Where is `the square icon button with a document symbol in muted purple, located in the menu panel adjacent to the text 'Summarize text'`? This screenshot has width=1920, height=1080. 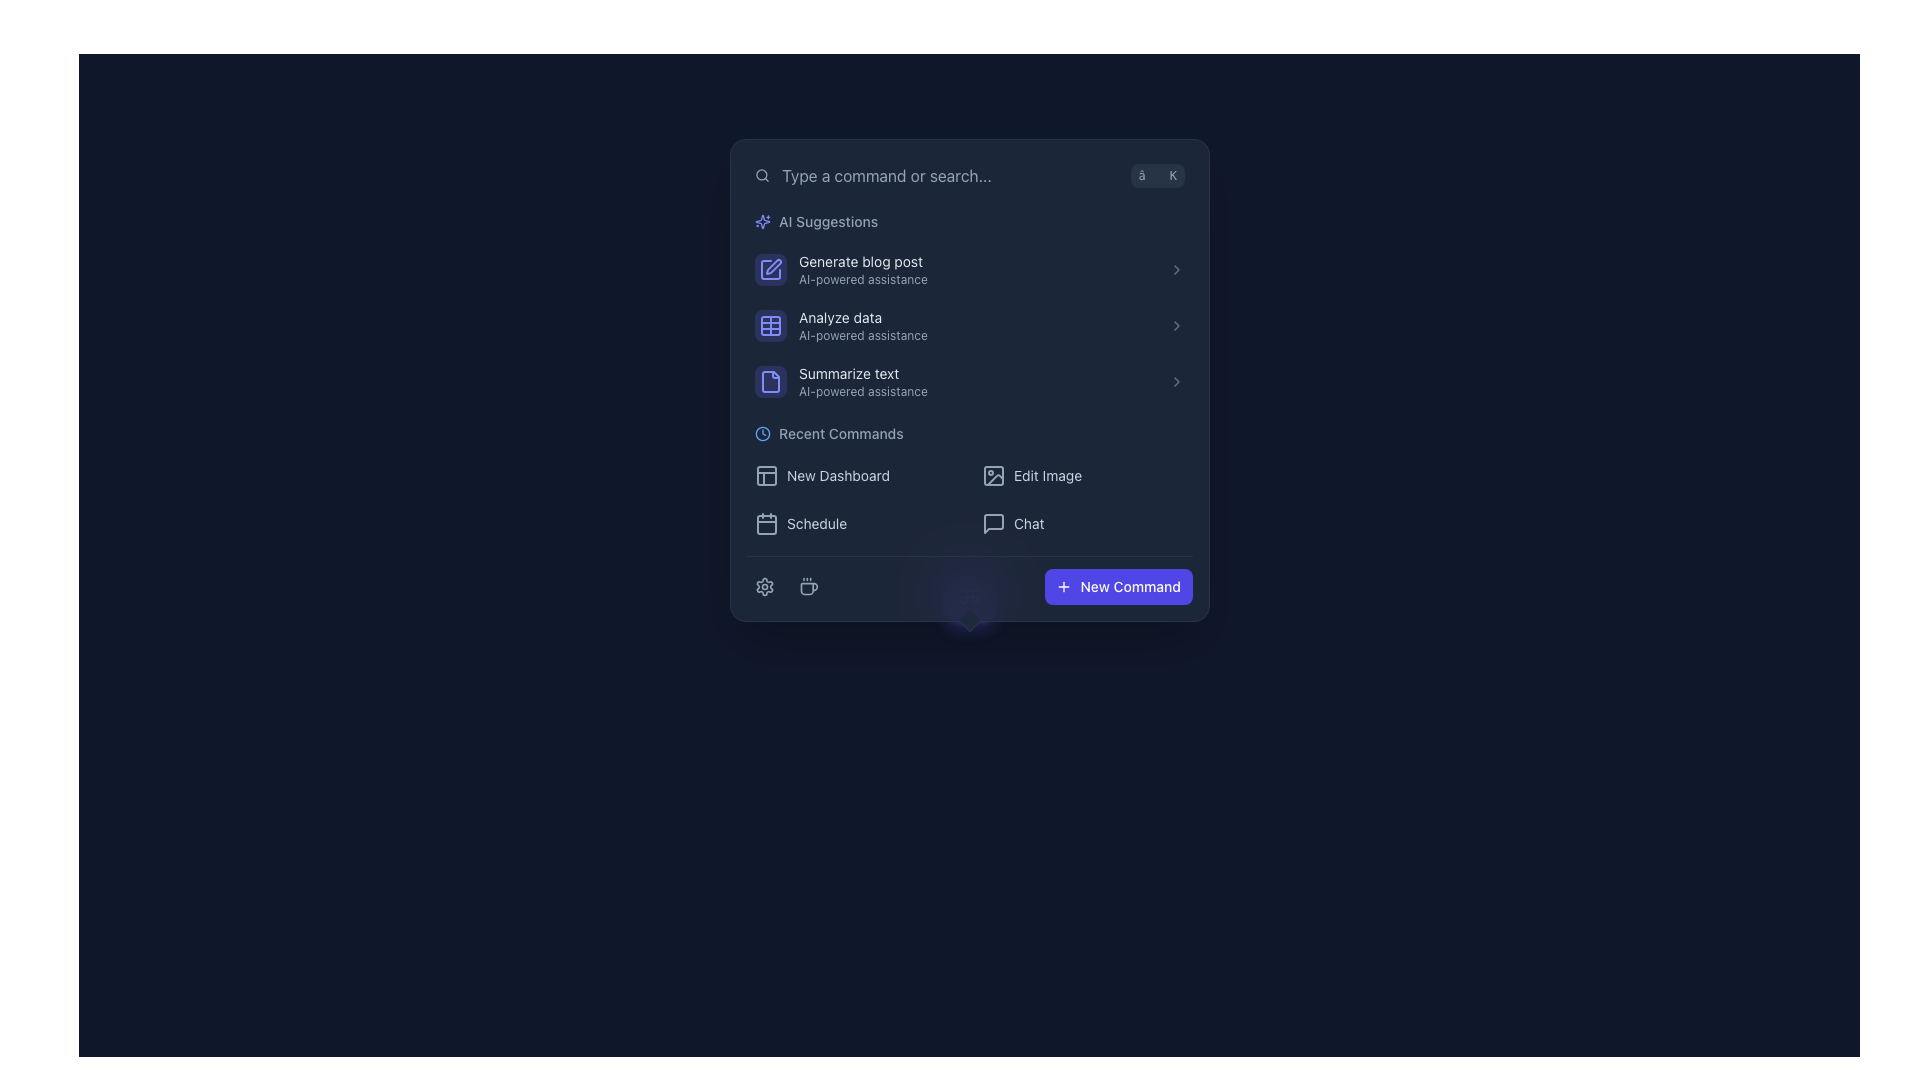 the square icon button with a document symbol in muted purple, located in the menu panel adjacent to the text 'Summarize text' is located at coordinates (769, 381).